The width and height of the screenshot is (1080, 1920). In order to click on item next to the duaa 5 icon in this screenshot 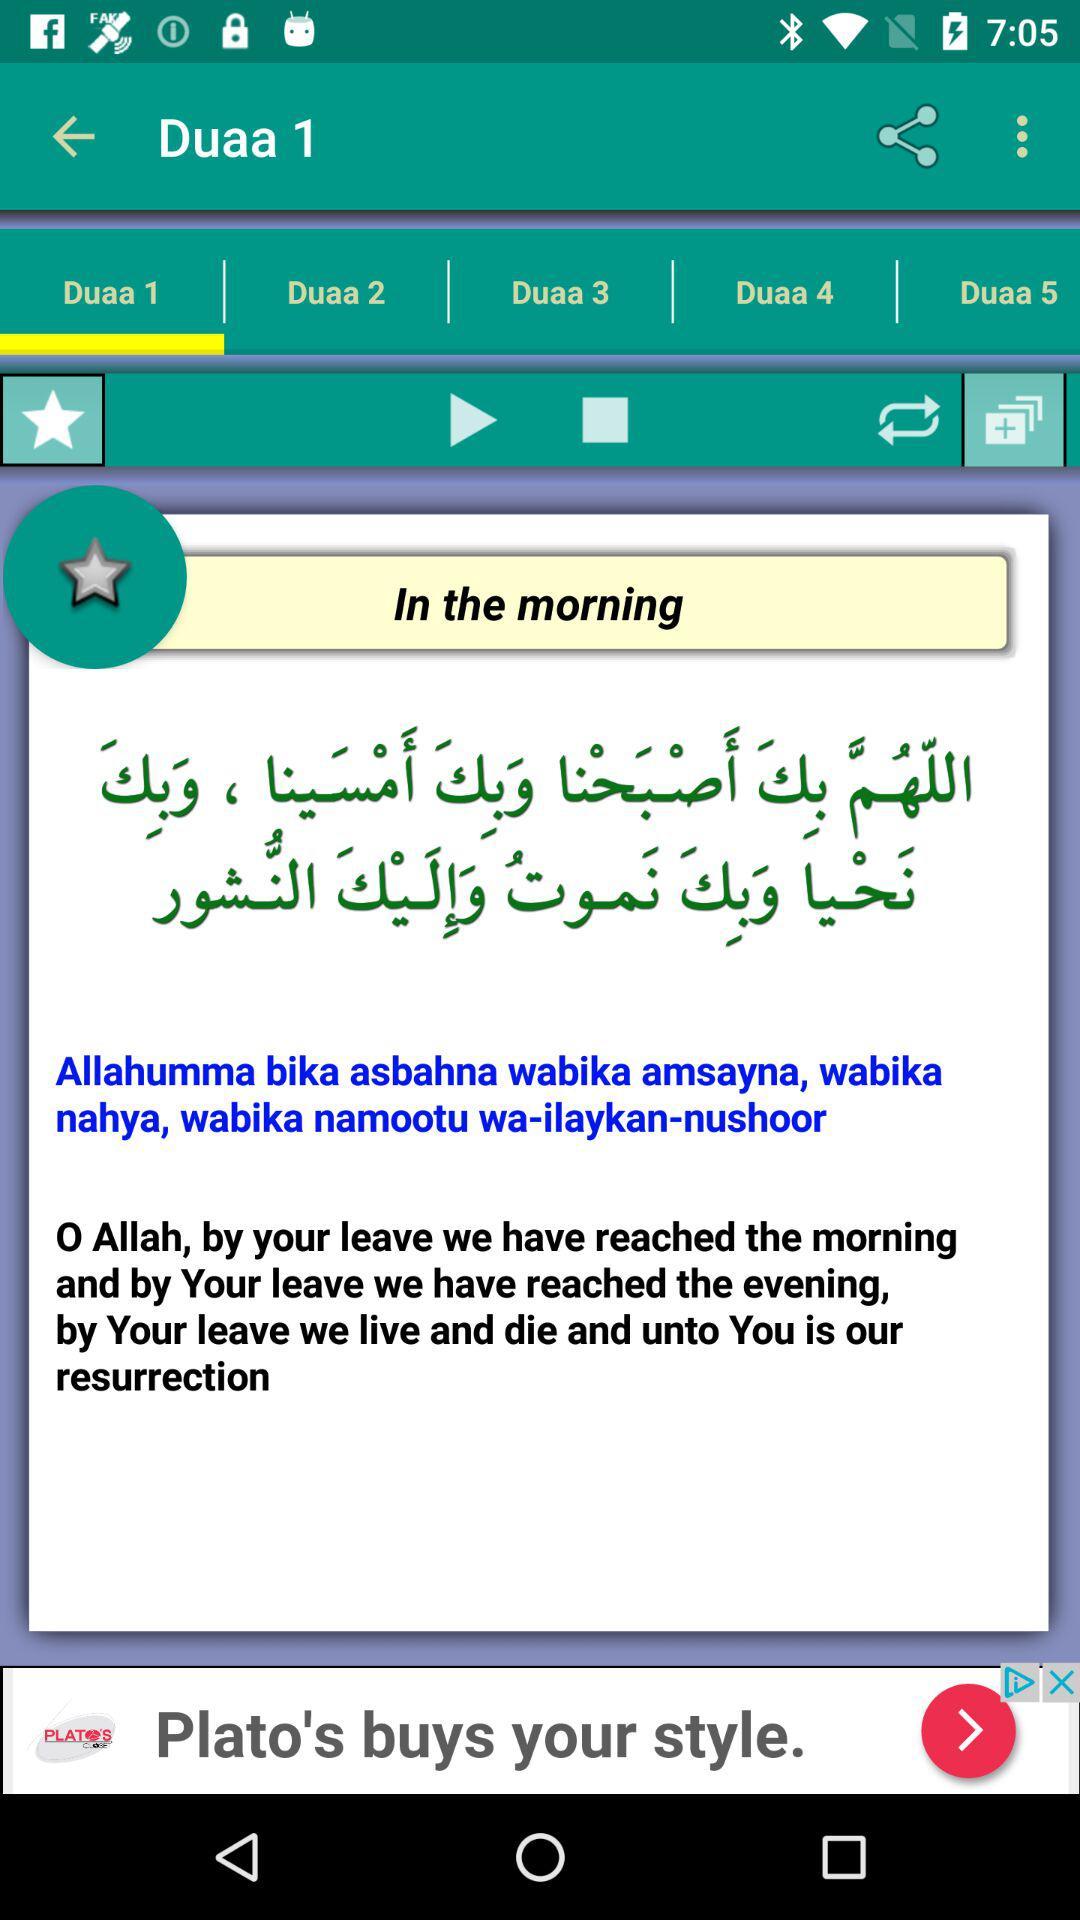, I will do `click(783, 290)`.